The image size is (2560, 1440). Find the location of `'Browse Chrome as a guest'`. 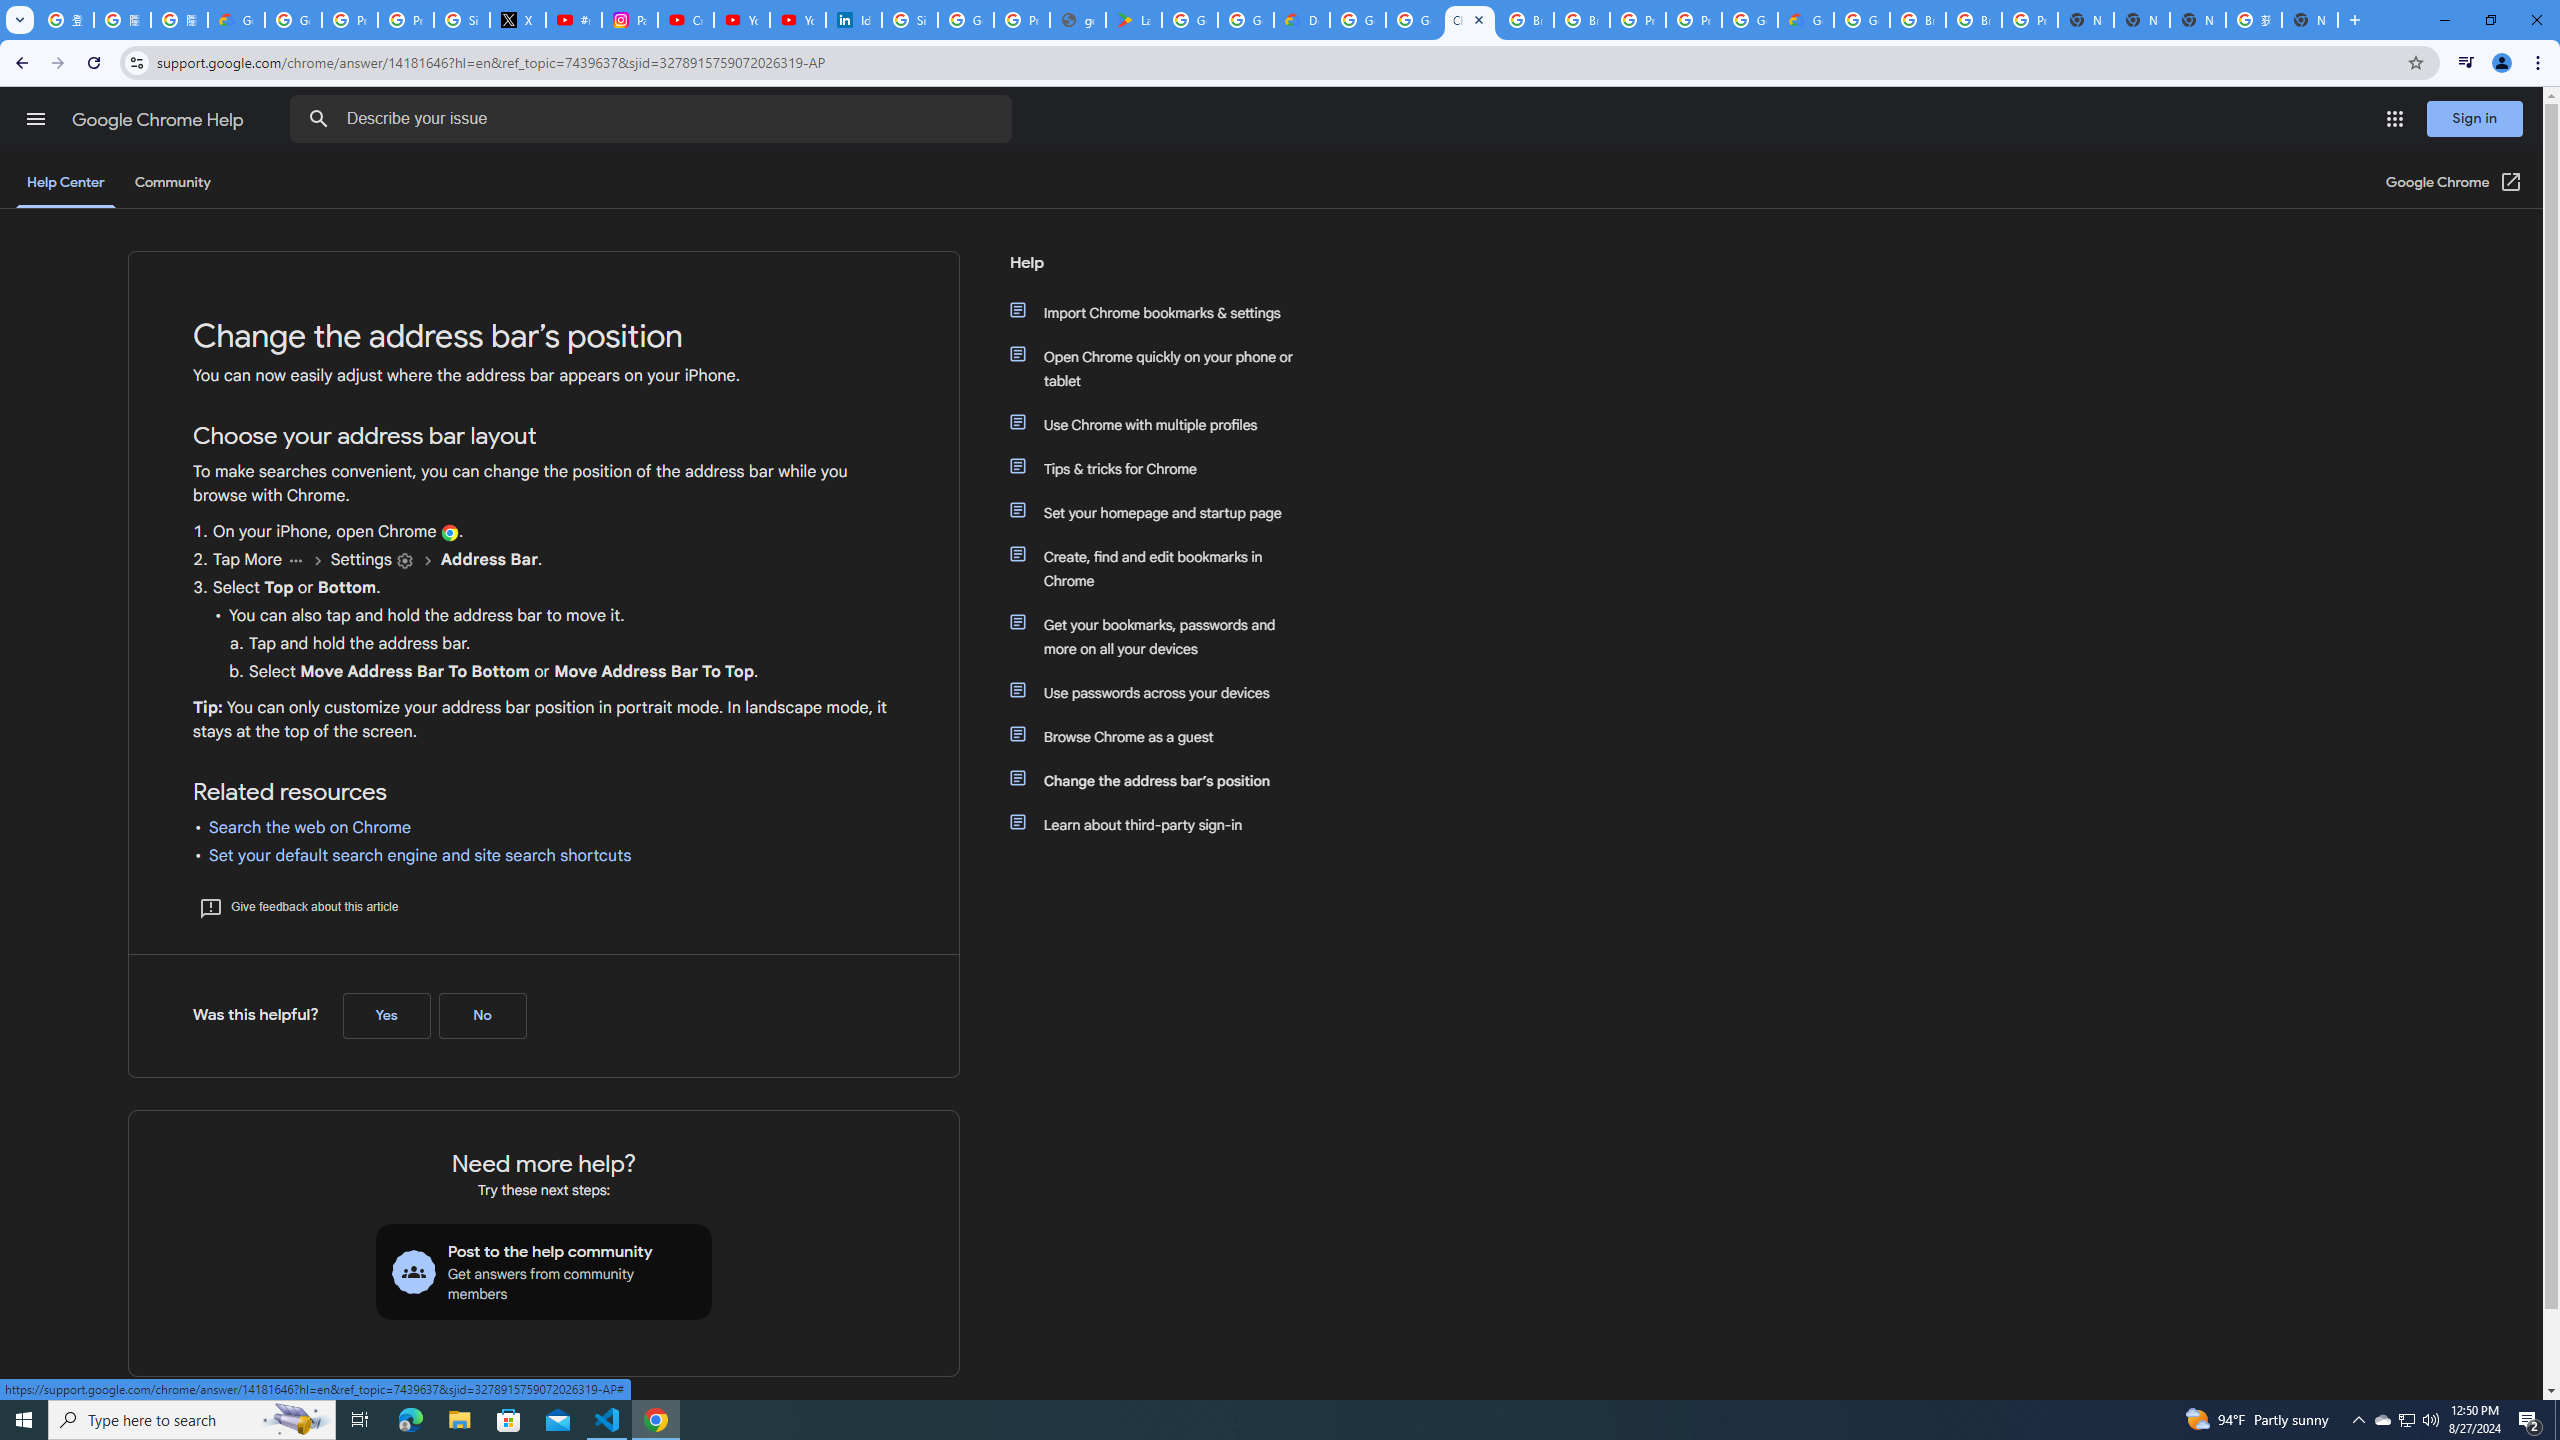

'Browse Chrome as a guest' is located at coordinates (1162, 736).